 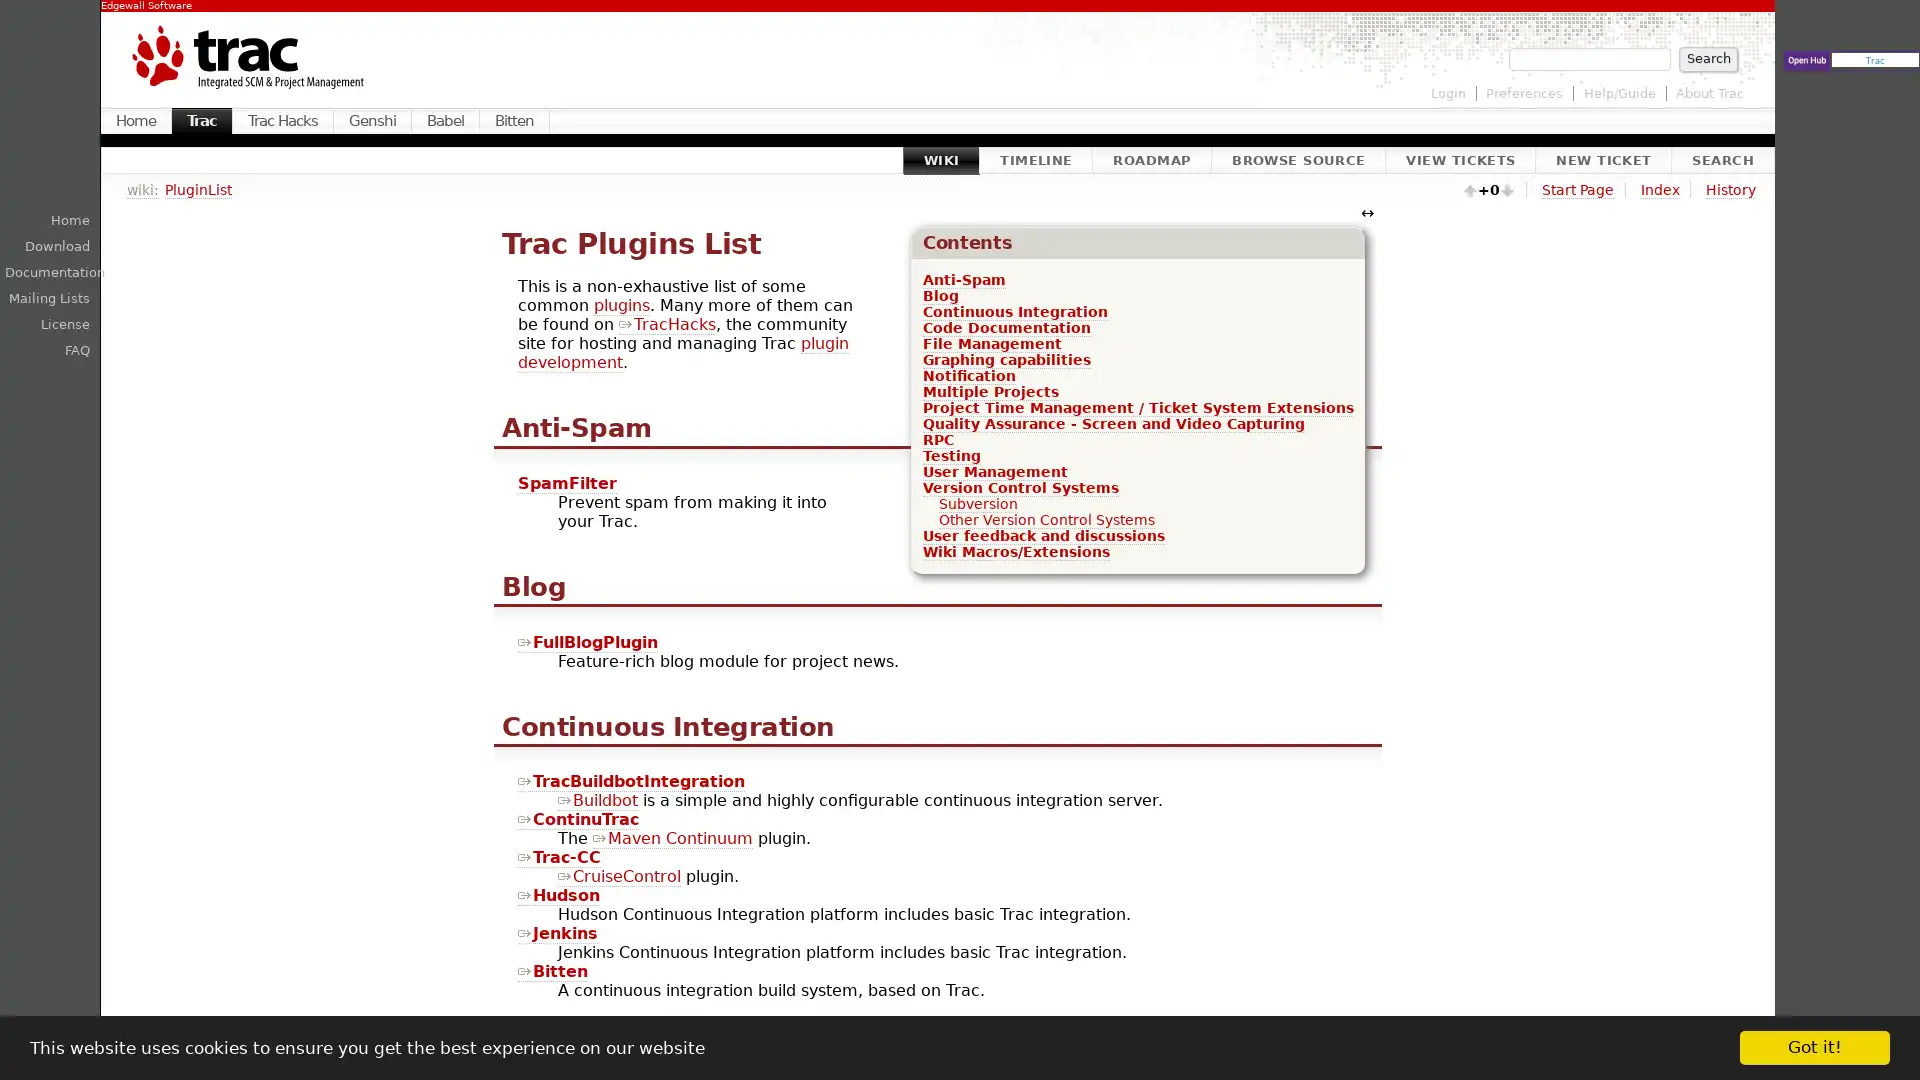 I want to click on Search, so click(x=1707, y=57).